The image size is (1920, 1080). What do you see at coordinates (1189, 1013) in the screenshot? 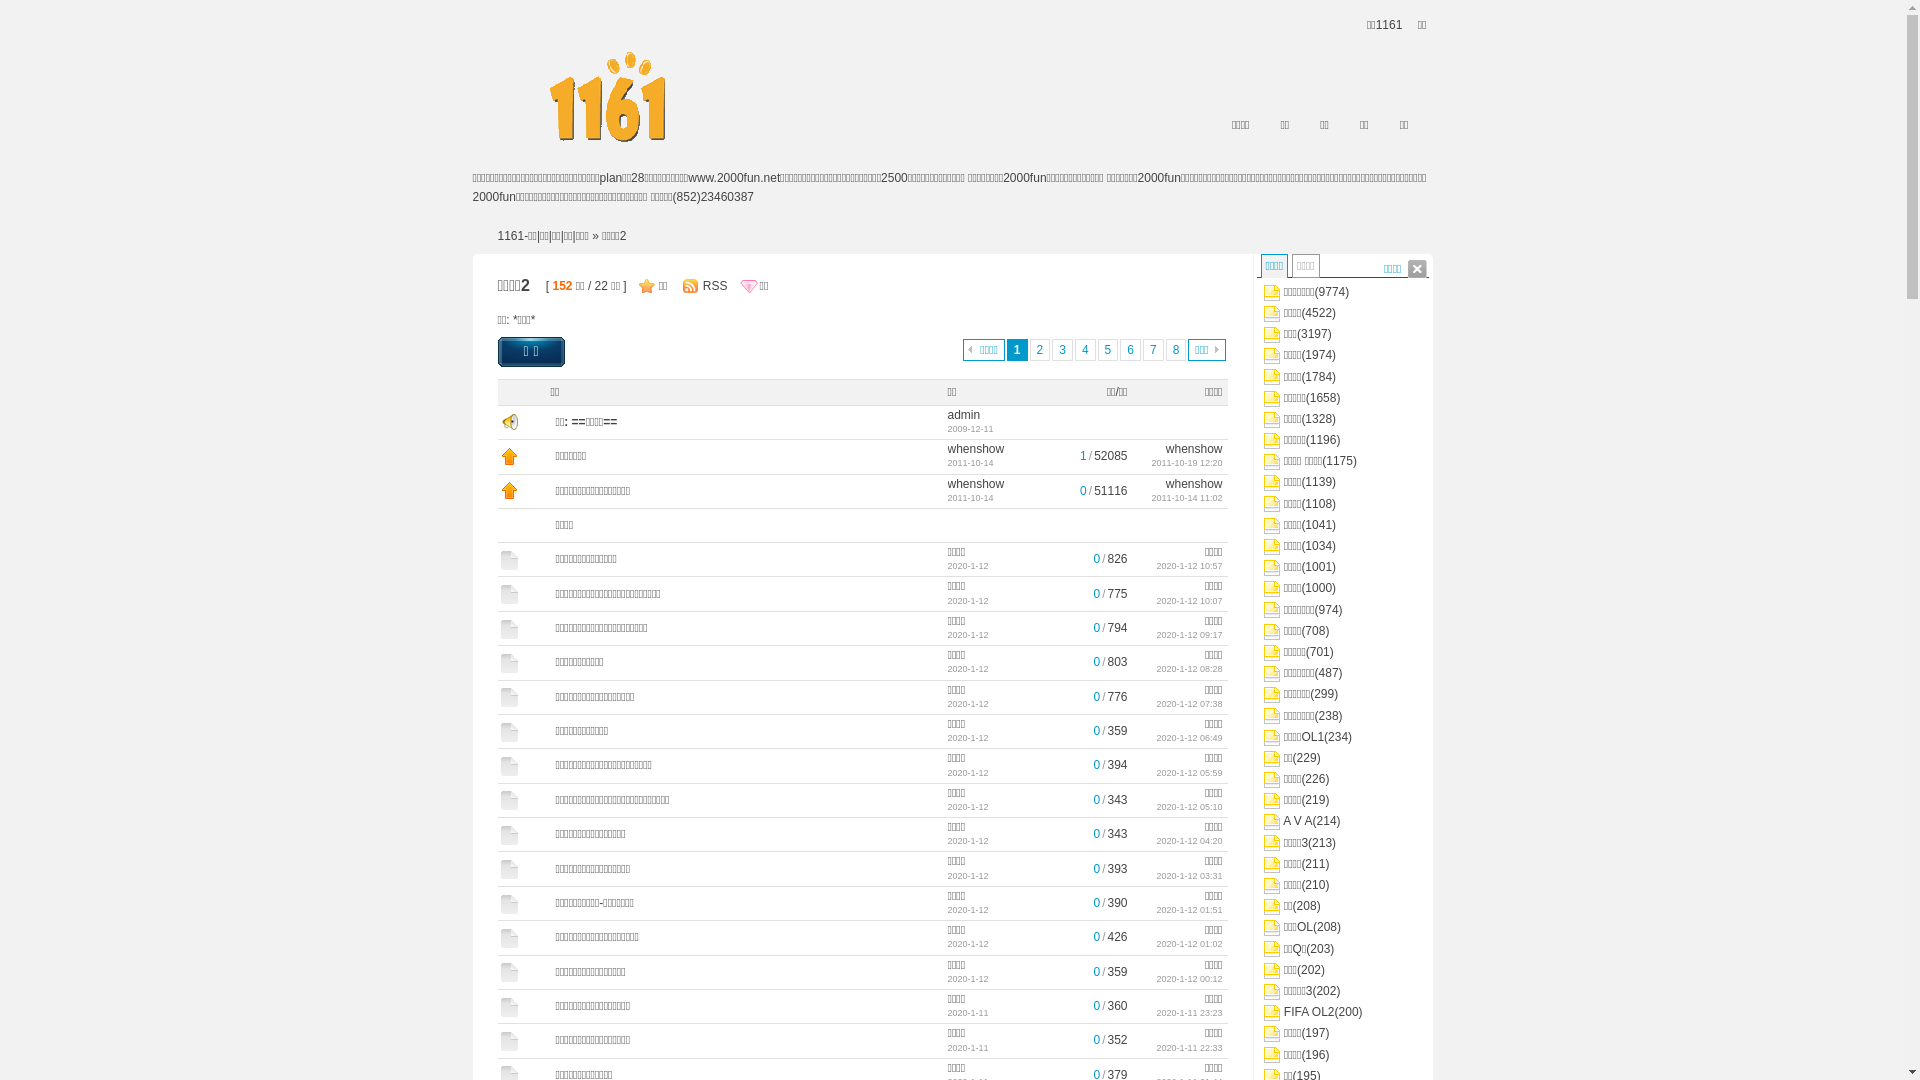
I see `'2020-1-11 23:23'` at bounding box center [1189, 1013].